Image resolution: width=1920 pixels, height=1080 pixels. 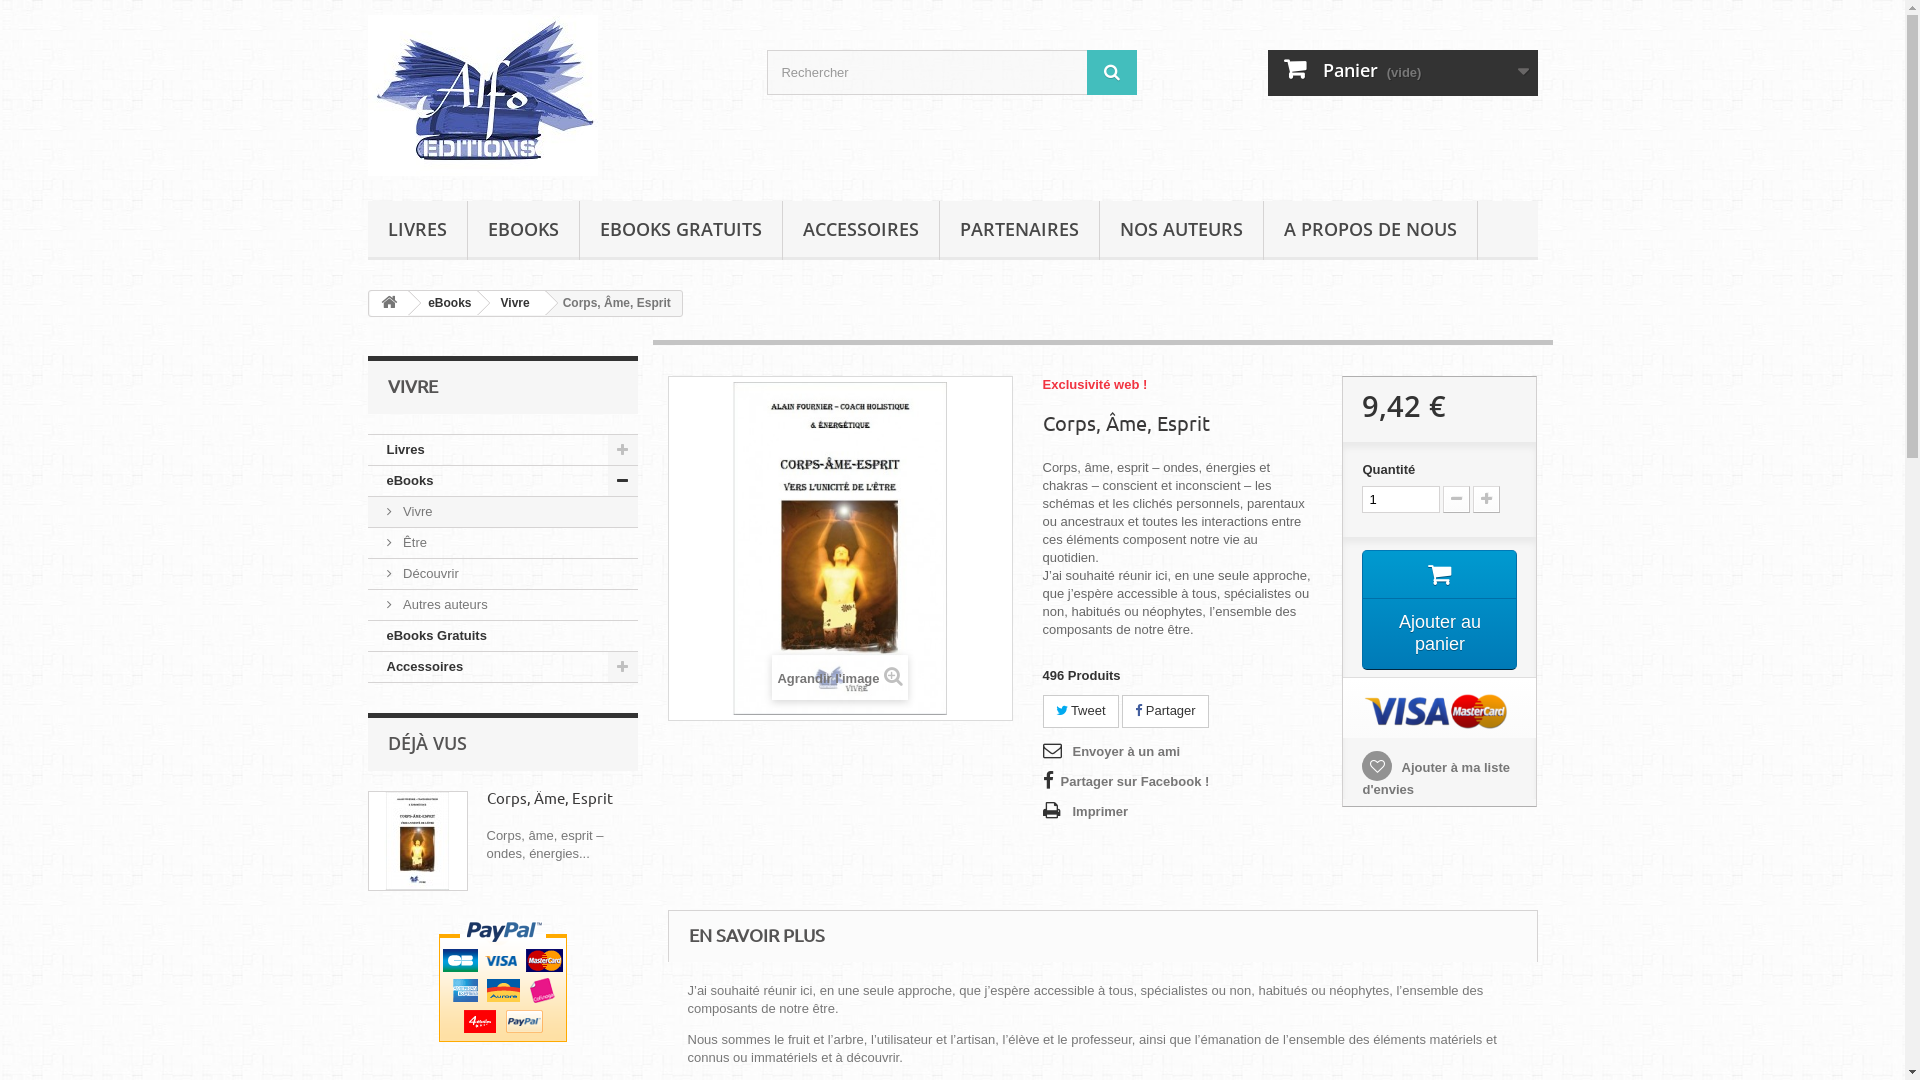 I want to click on 'Tweet', so click(x=1079, y=710).